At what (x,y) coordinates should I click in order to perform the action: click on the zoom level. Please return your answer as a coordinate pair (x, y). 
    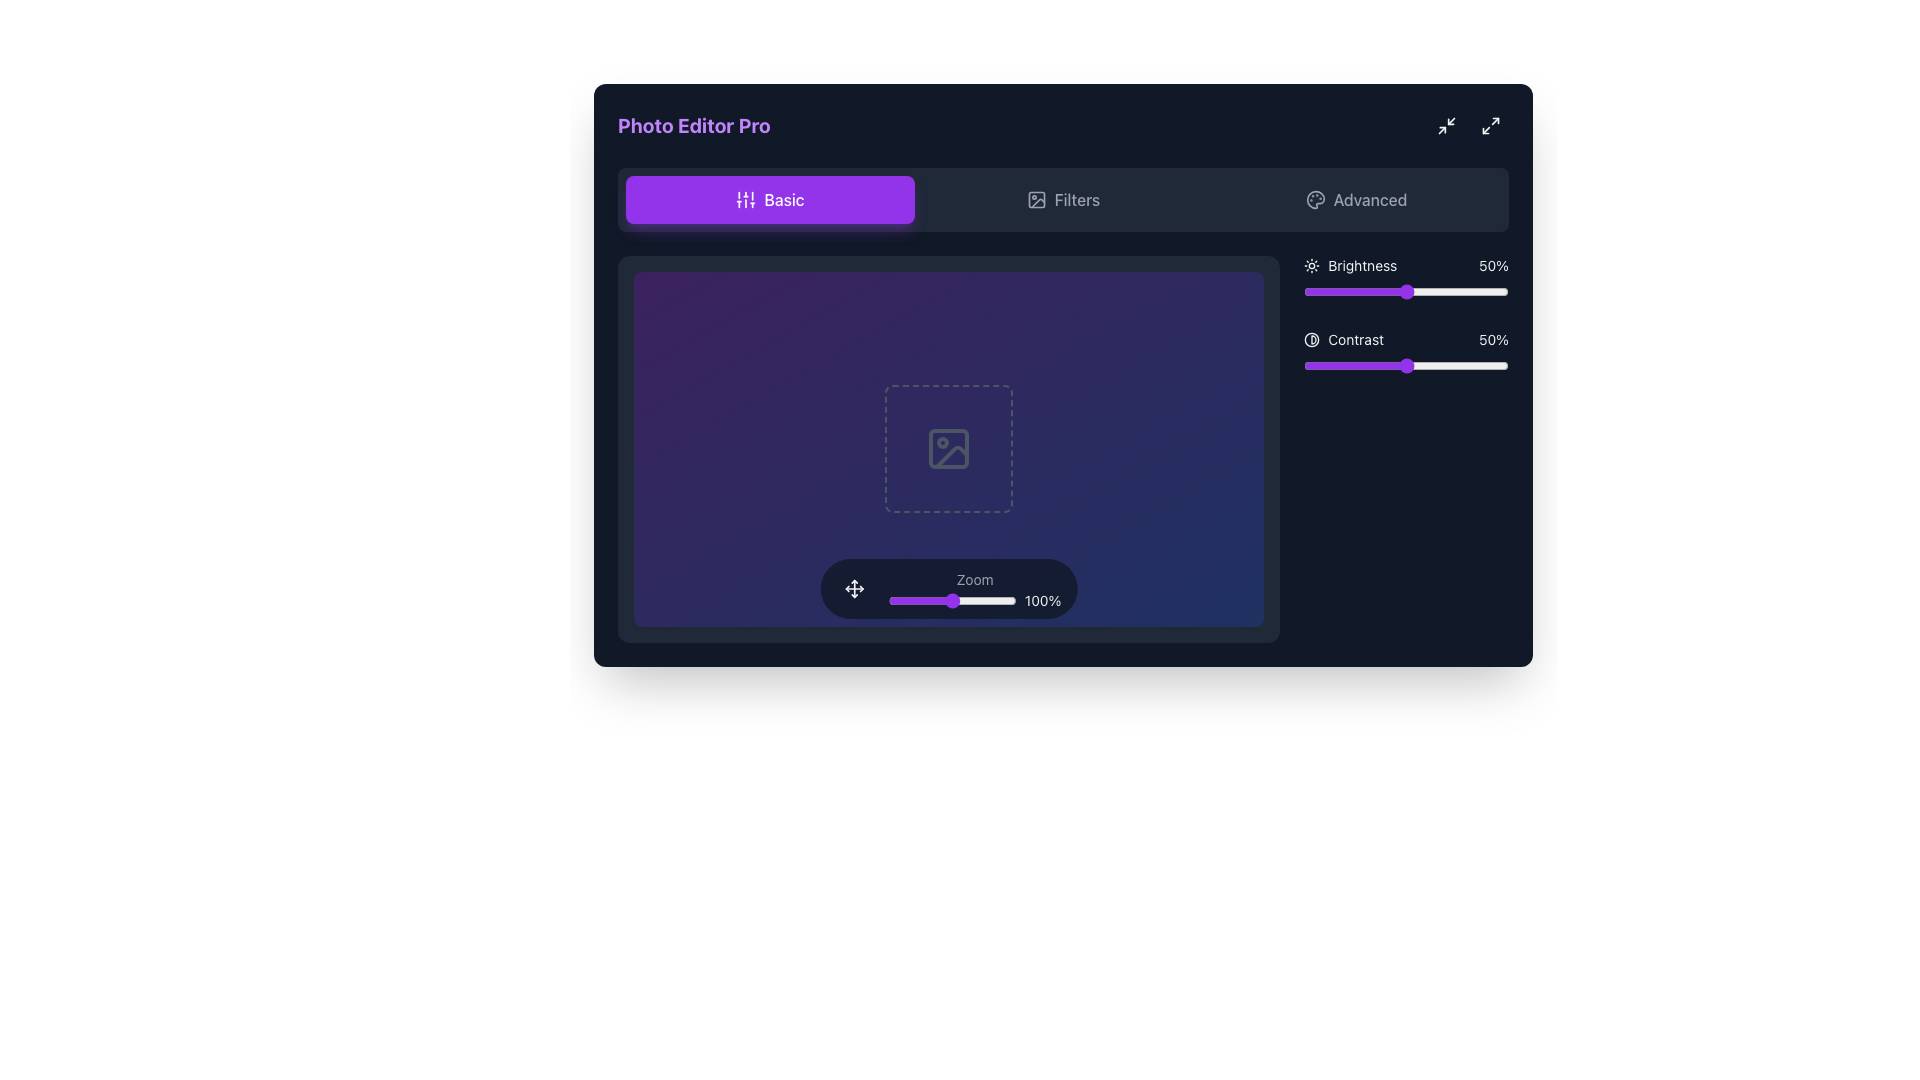
    Looking at the image, I should click on (1011, 599).